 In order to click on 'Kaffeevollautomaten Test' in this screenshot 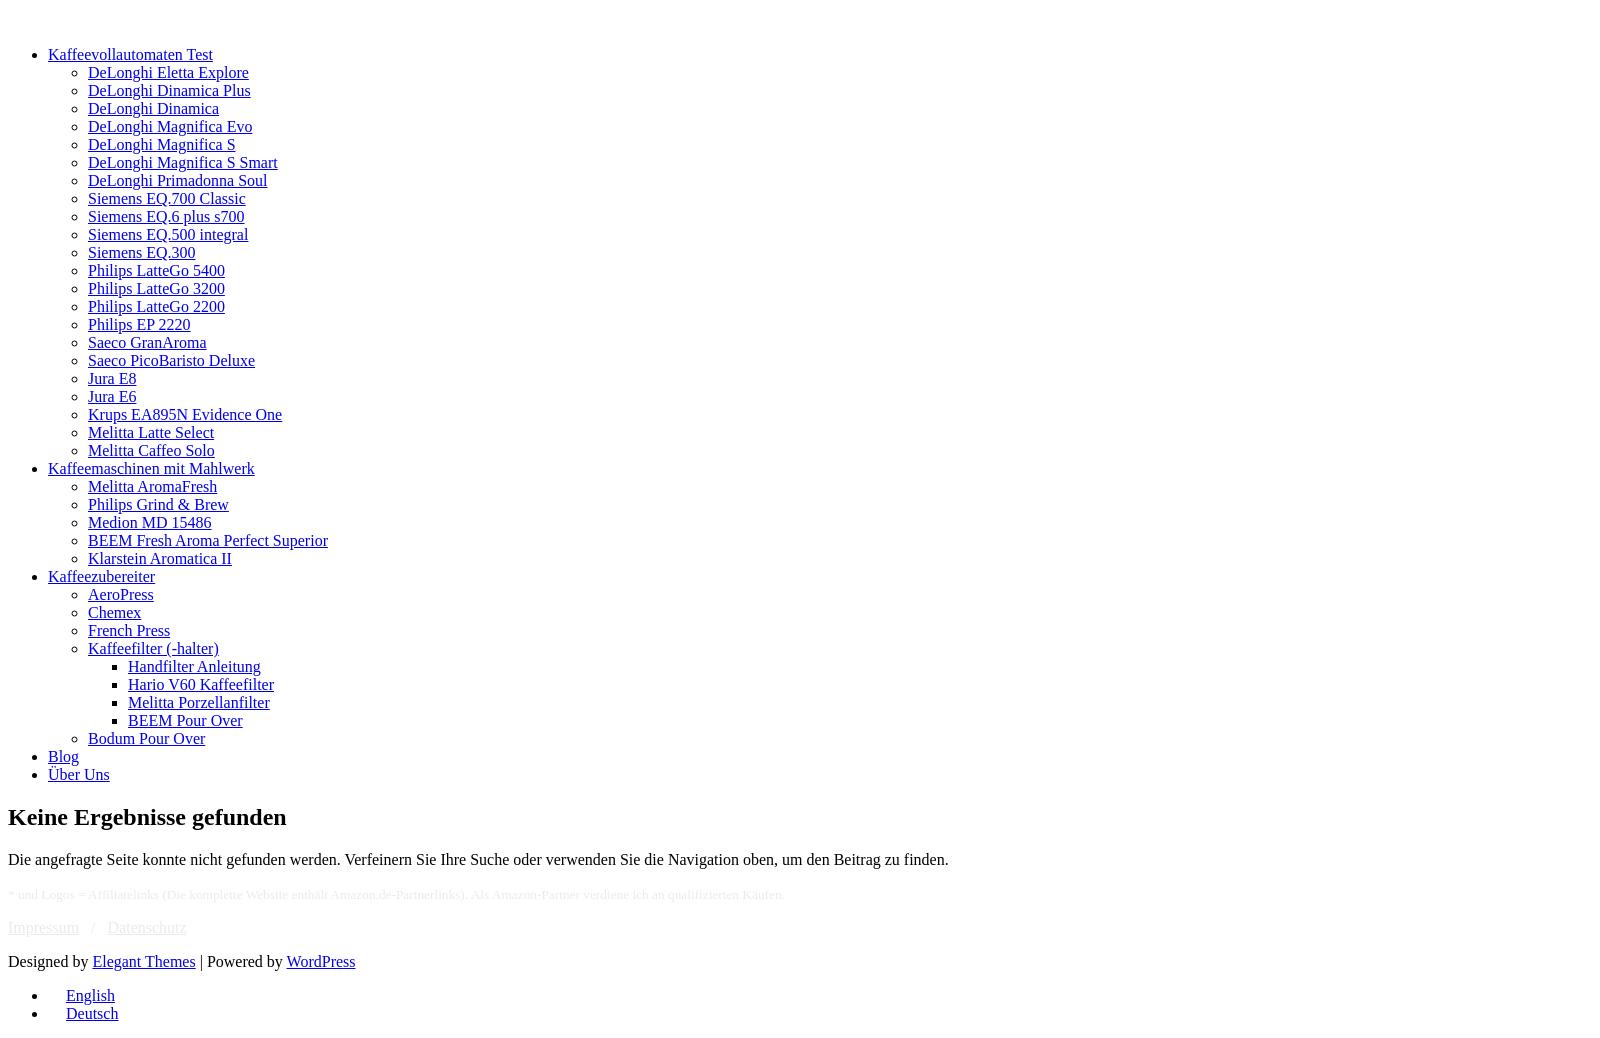, I will do `click(129, 53)`.